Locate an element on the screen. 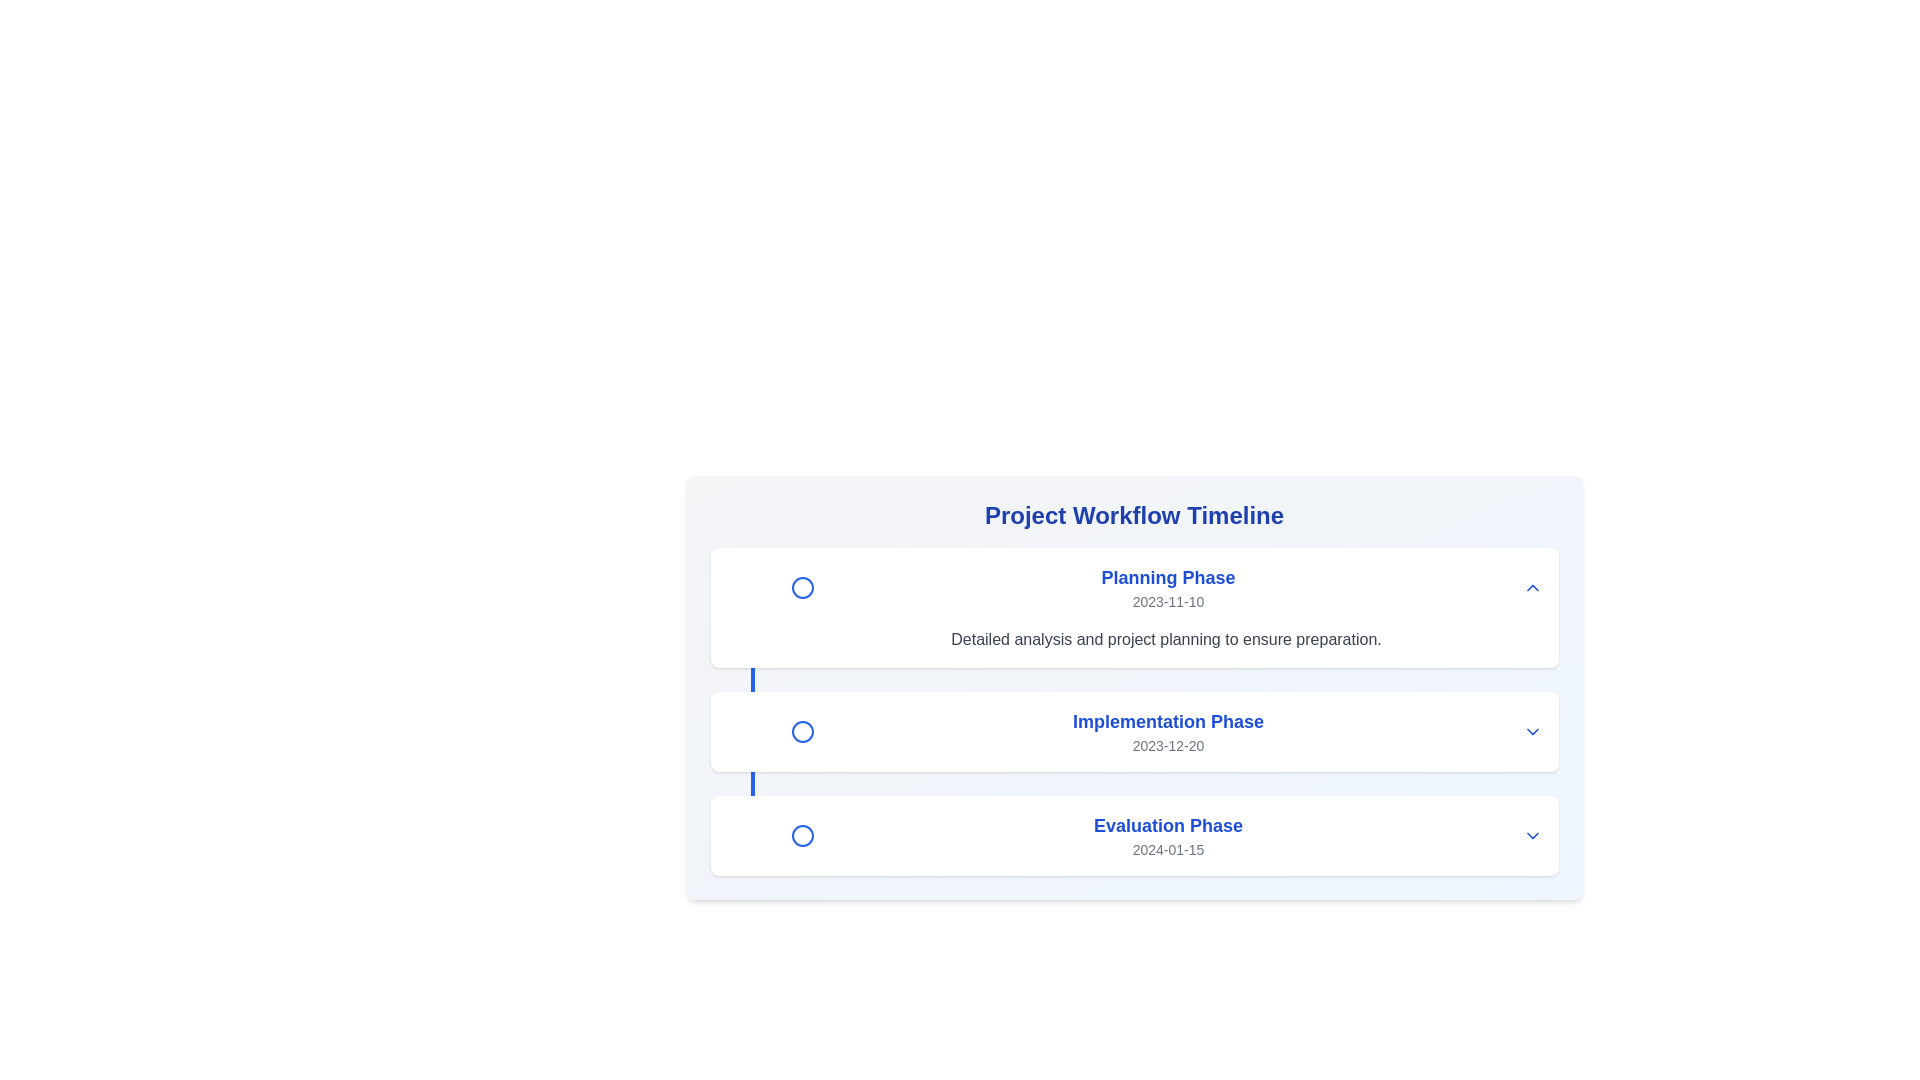 The image size is (1920, 1080). the static Text label providing information about the date associated with the 'Implementation Phase' event, located beneath the 'Implementation Phase' heading is located at coordinates (1168, 745).